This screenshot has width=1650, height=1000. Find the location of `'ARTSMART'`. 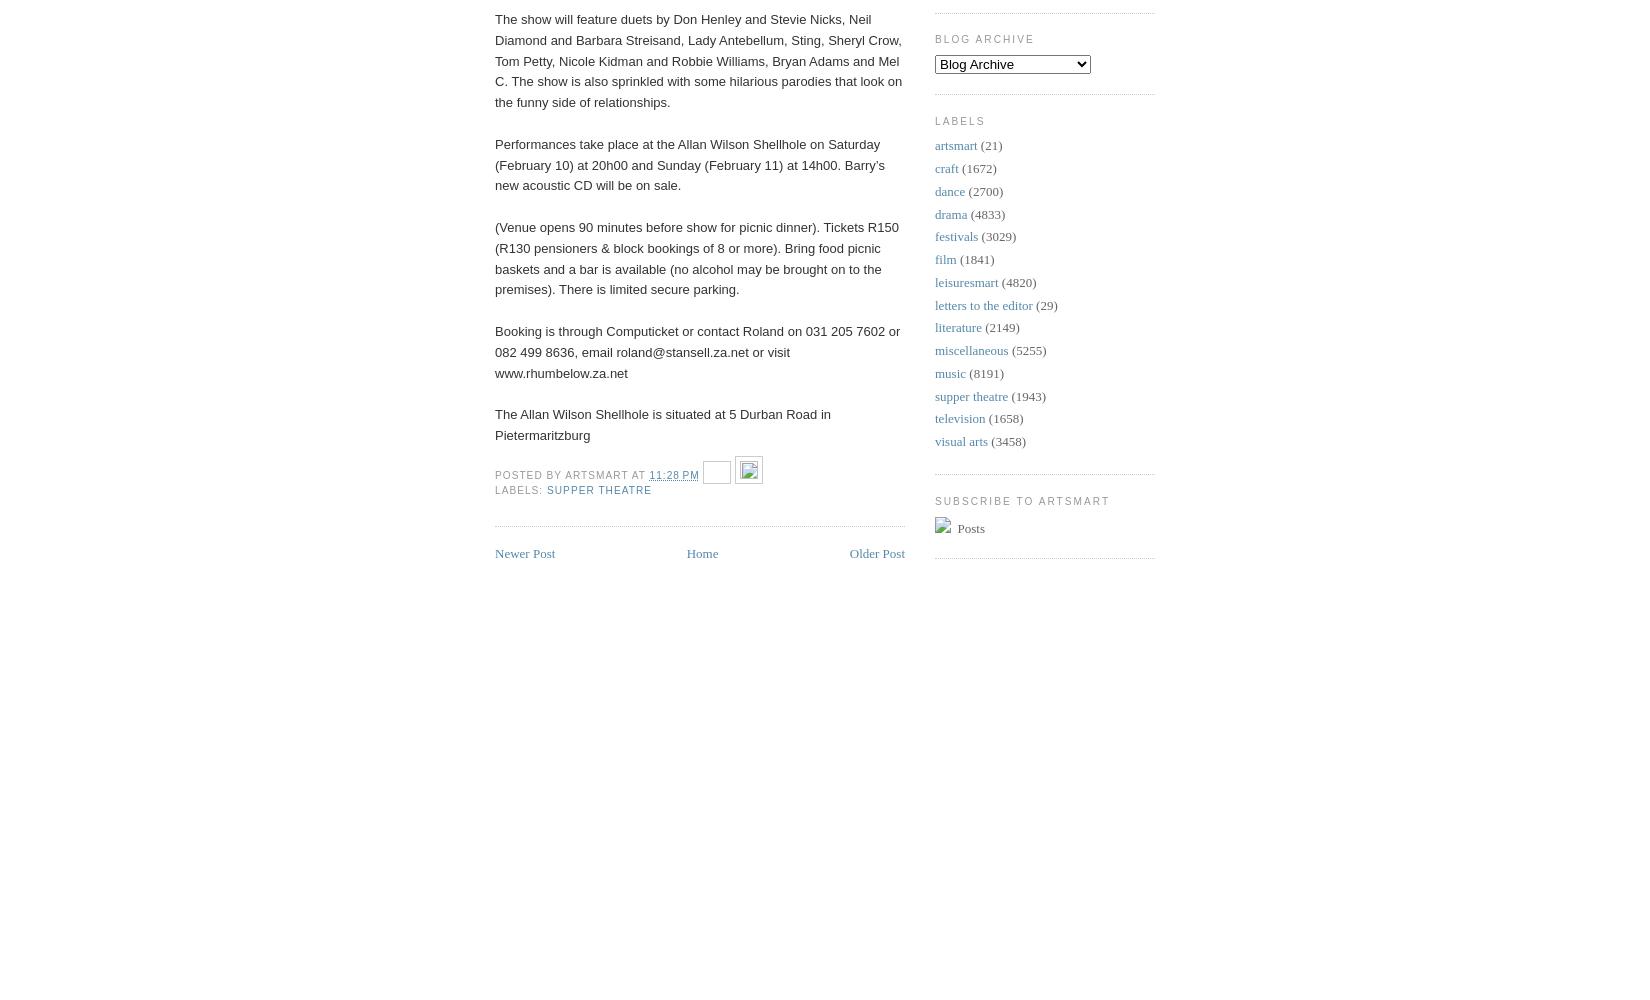

'ARTSMART' is located at coordinates (563, 474).